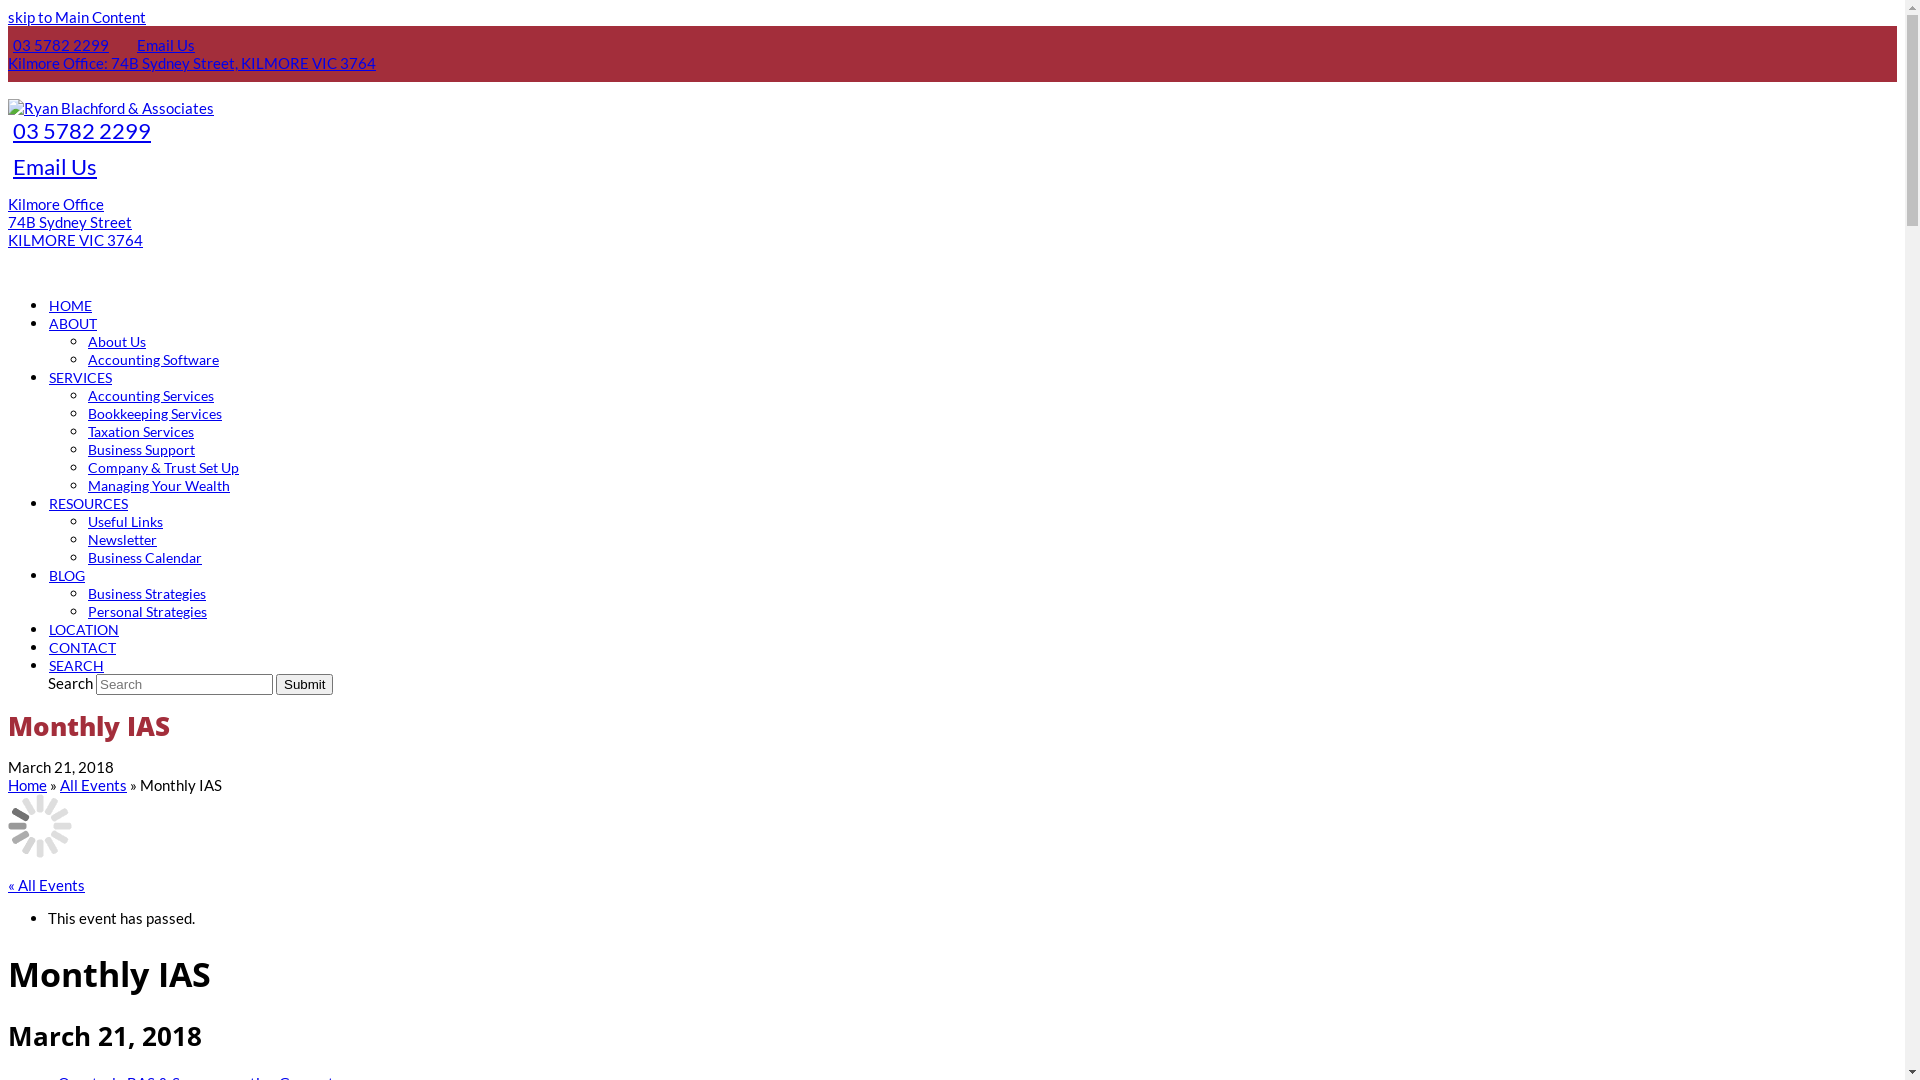 The height and width of the screenshot is (1080, 1920). I want to click on 'SEARCH', so click(76, 664).